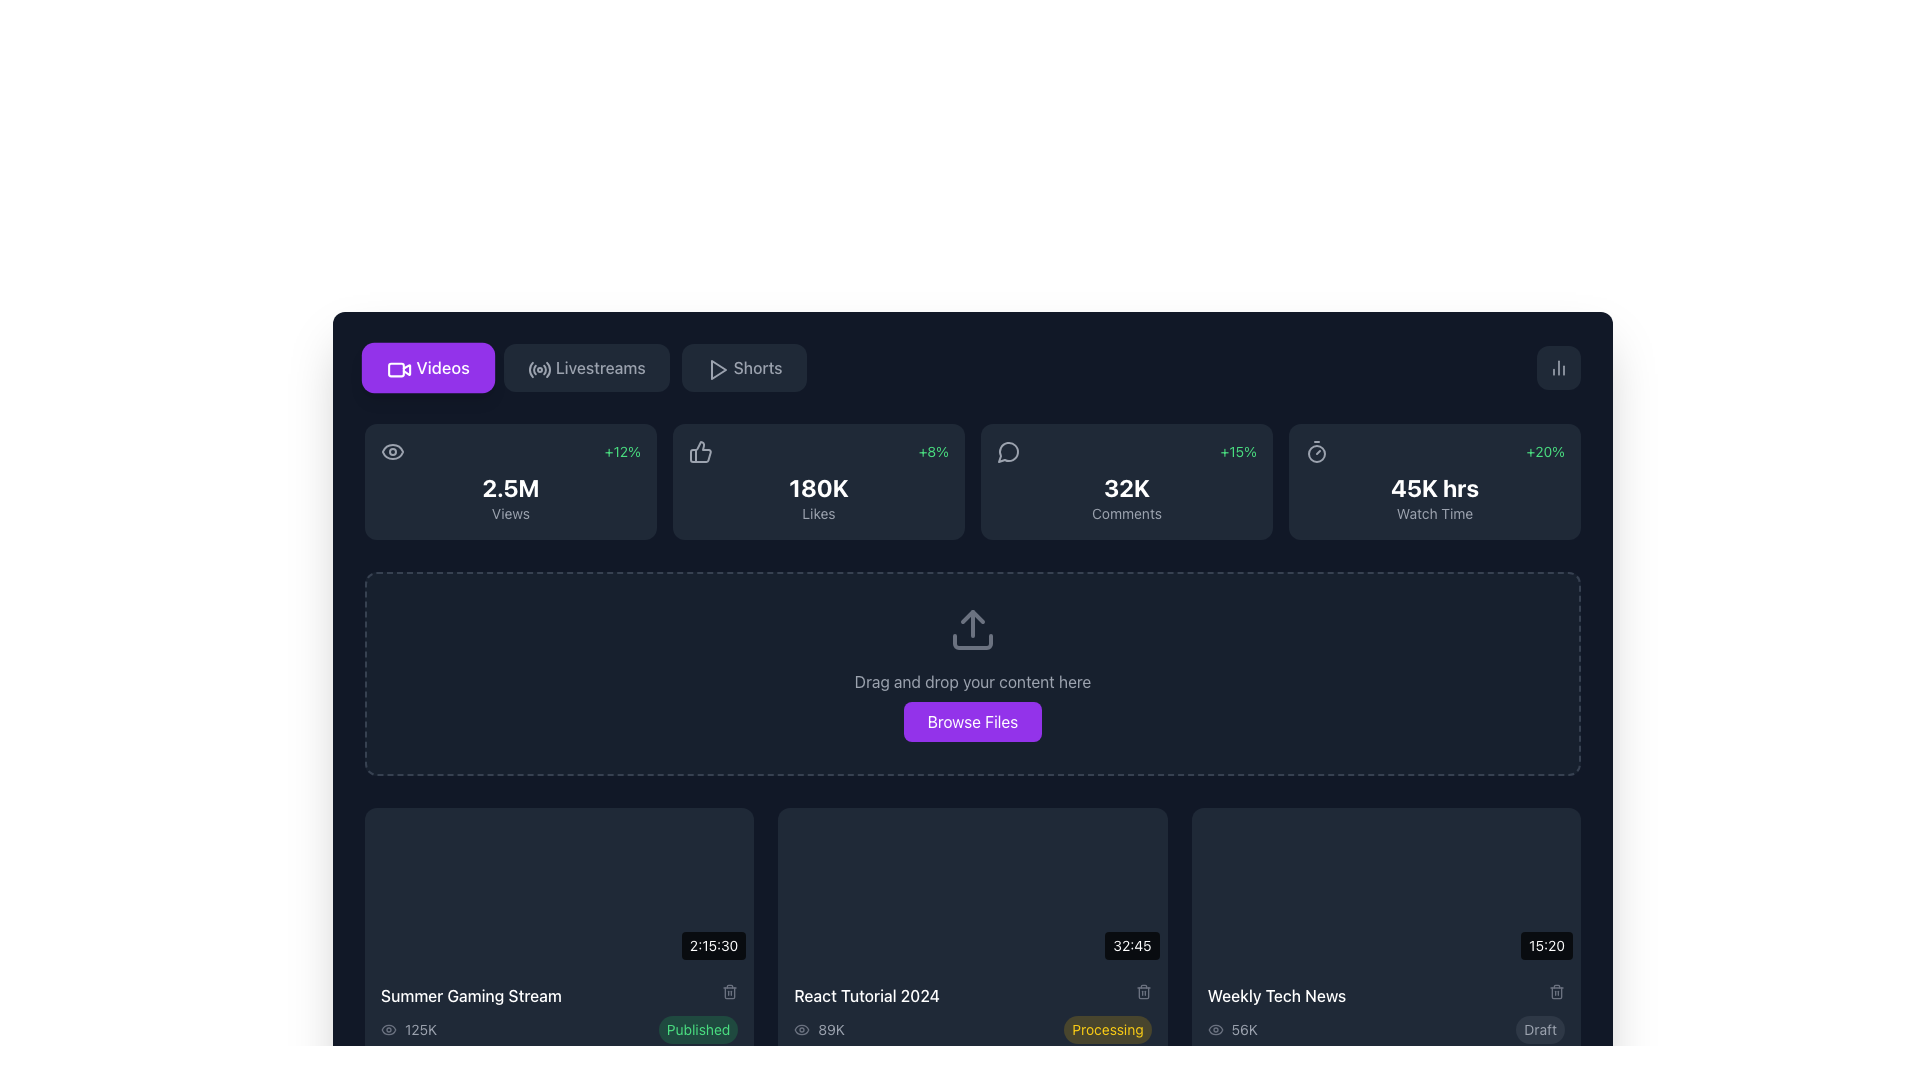  I want to click on the play button located centrally in the top portion of the first card in the third row, above the title 'Summer Gaming Stream', so click(560, 886).